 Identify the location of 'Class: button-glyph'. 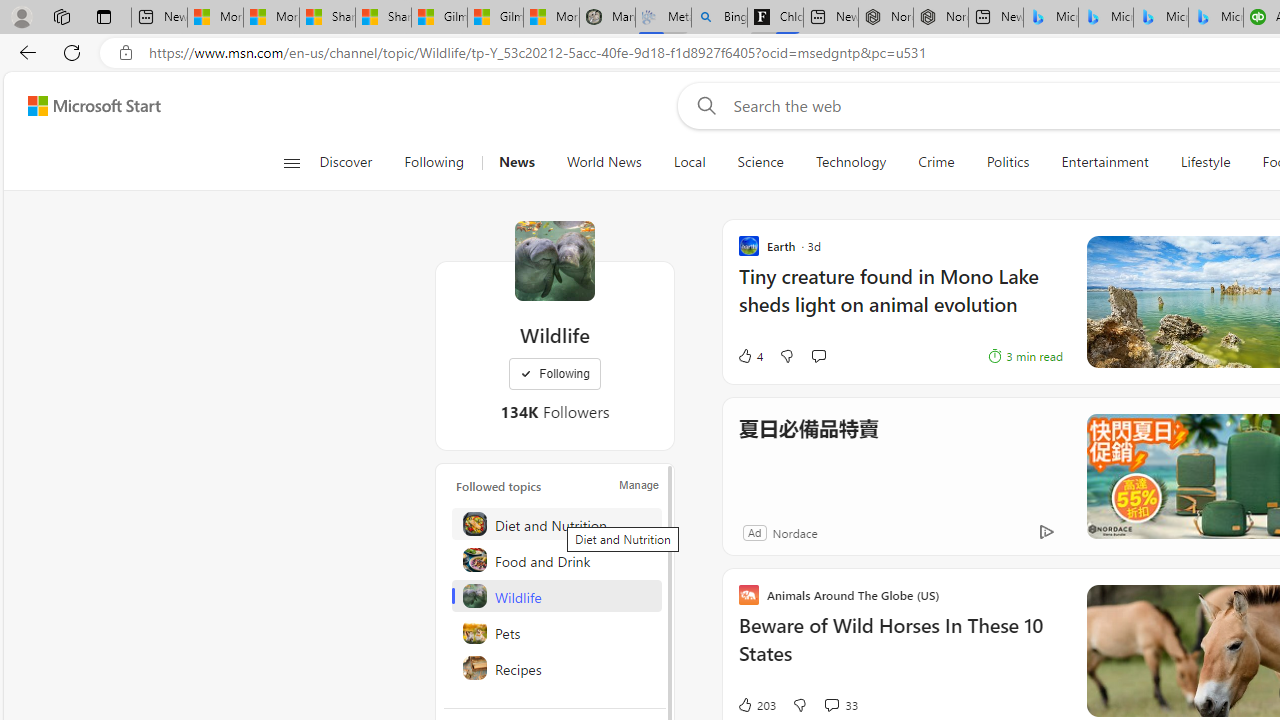
(290, 162).